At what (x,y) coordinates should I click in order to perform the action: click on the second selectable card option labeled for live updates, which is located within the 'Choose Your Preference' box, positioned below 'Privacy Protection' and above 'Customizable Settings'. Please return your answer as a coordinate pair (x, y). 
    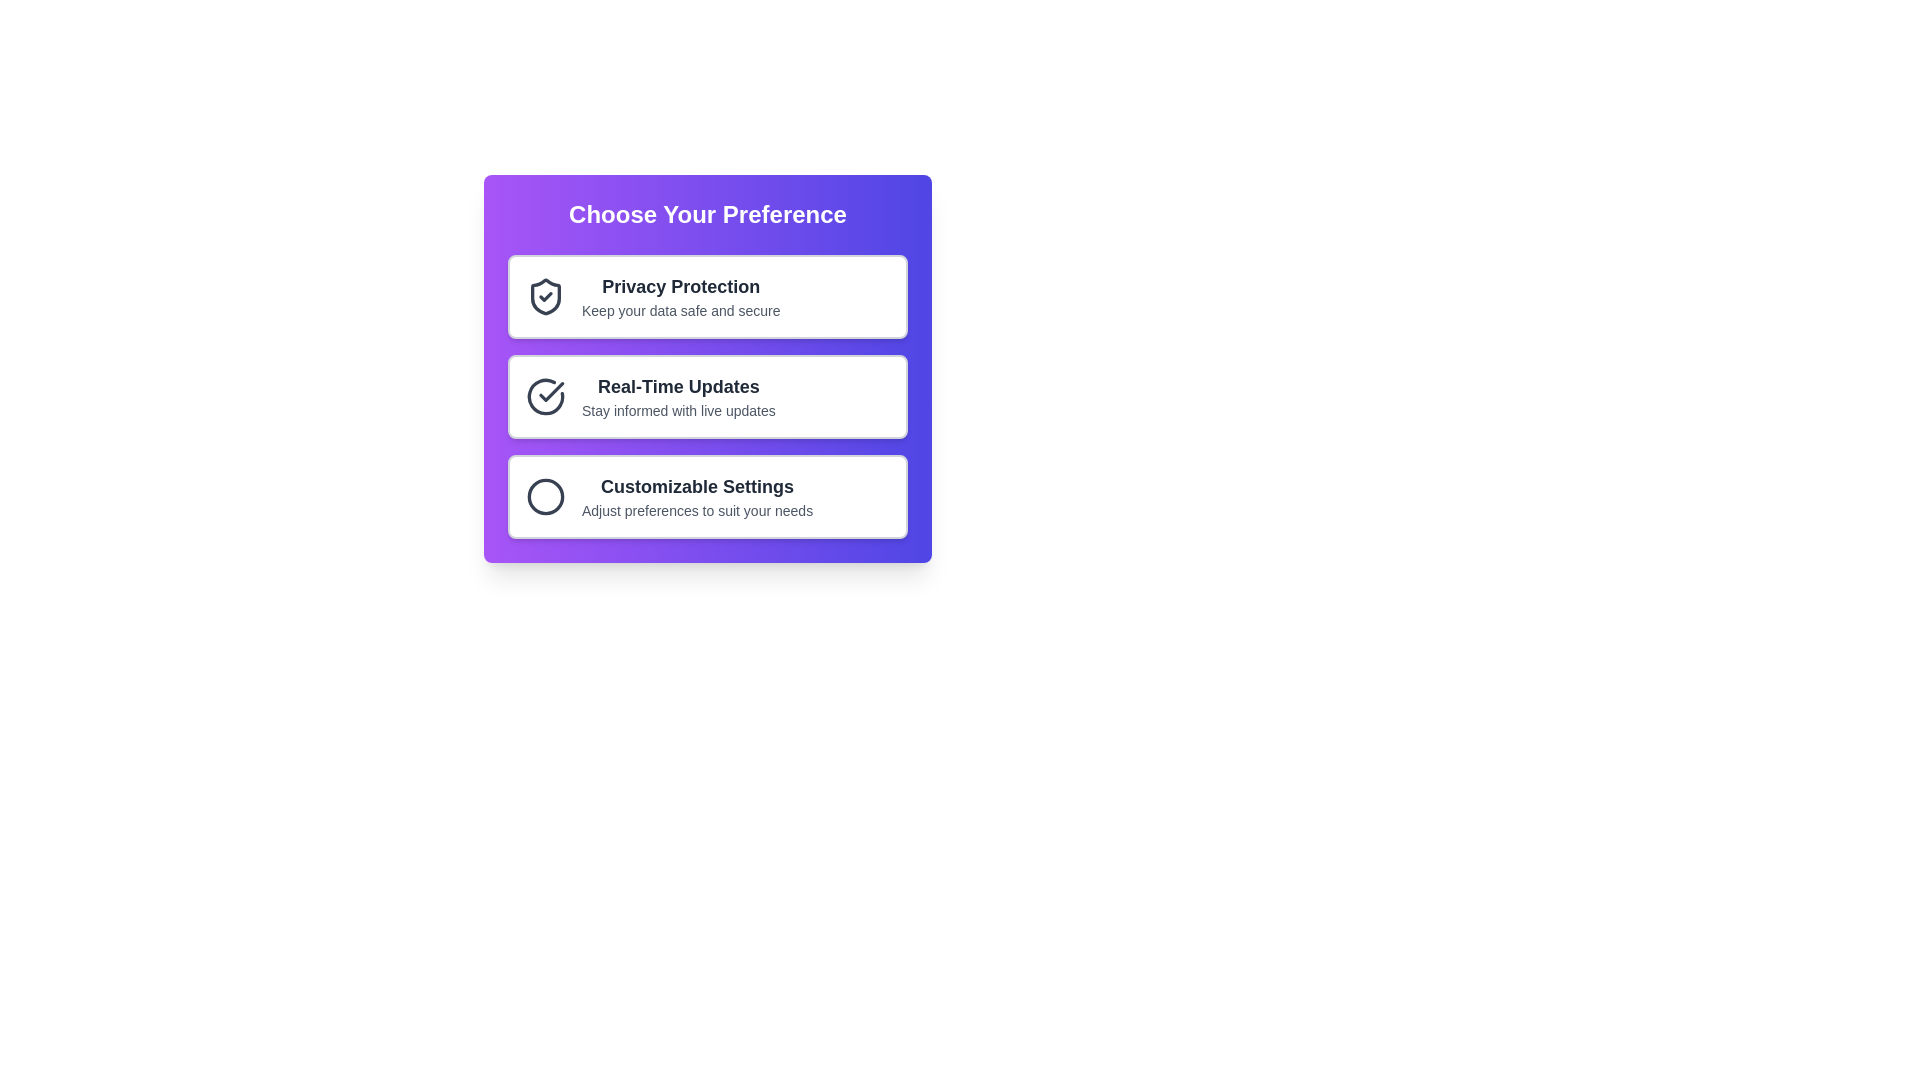
    Looking at the image, I should click on (708, 397).